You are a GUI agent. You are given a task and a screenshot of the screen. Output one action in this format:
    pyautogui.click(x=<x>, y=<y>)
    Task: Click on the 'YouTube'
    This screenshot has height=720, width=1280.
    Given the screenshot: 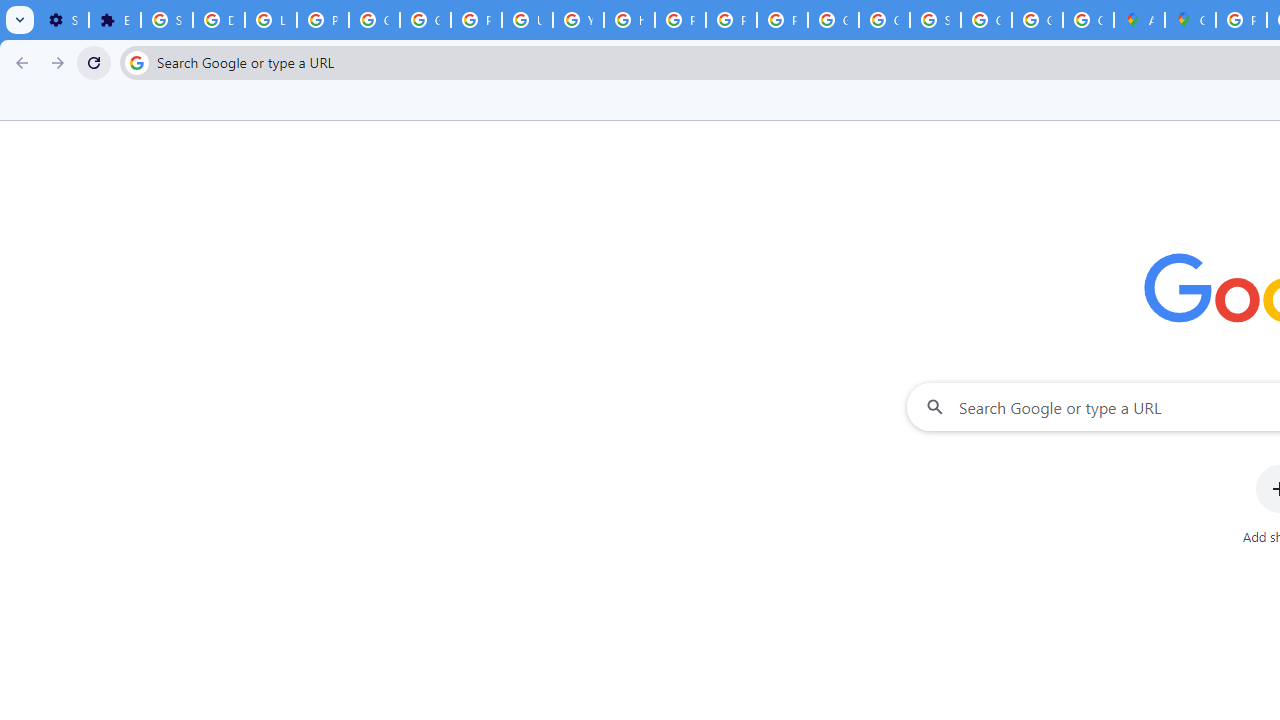 What is the action you would take?
    pyautogui.click(x=577, y=20)
    